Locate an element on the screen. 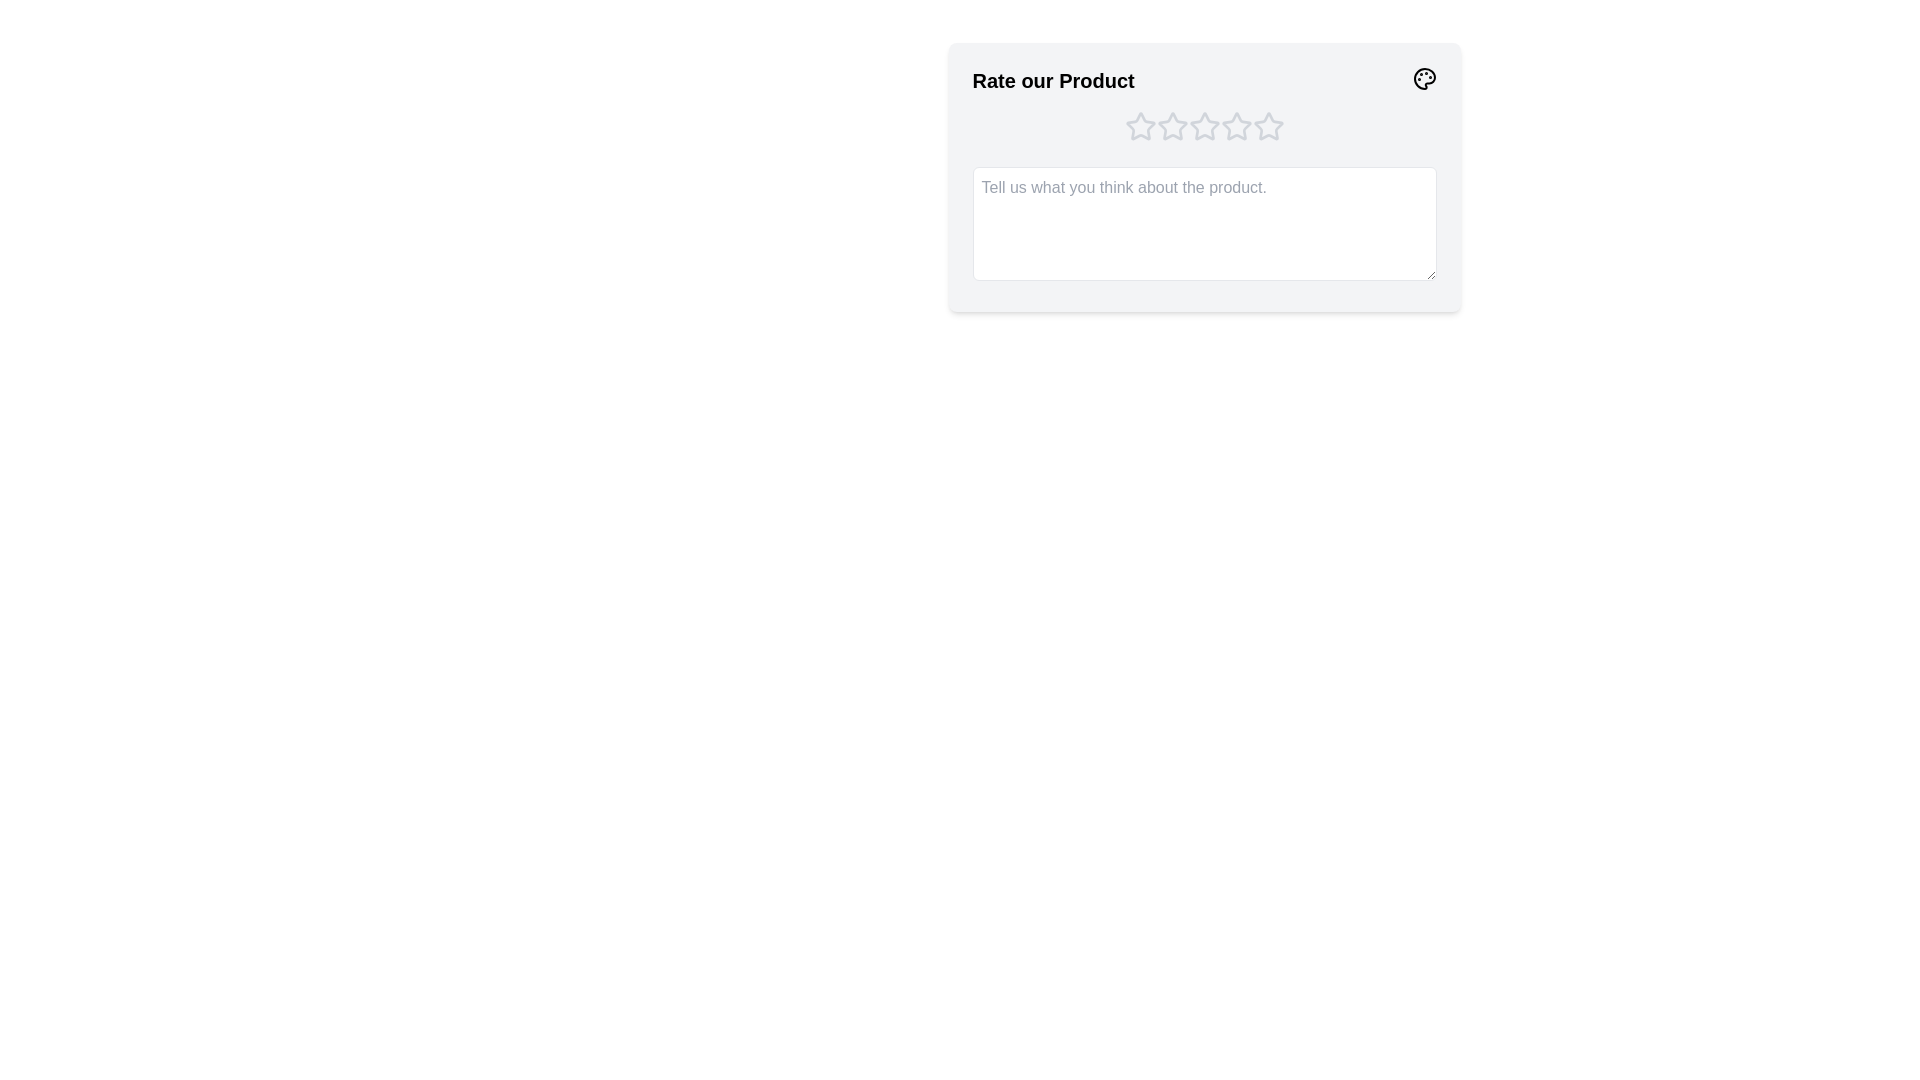 The height and width of the screenshot is (1080, 1920). the product rating to 3 stars by clicking on the corresponding star is located at coordinates (1203, 127).